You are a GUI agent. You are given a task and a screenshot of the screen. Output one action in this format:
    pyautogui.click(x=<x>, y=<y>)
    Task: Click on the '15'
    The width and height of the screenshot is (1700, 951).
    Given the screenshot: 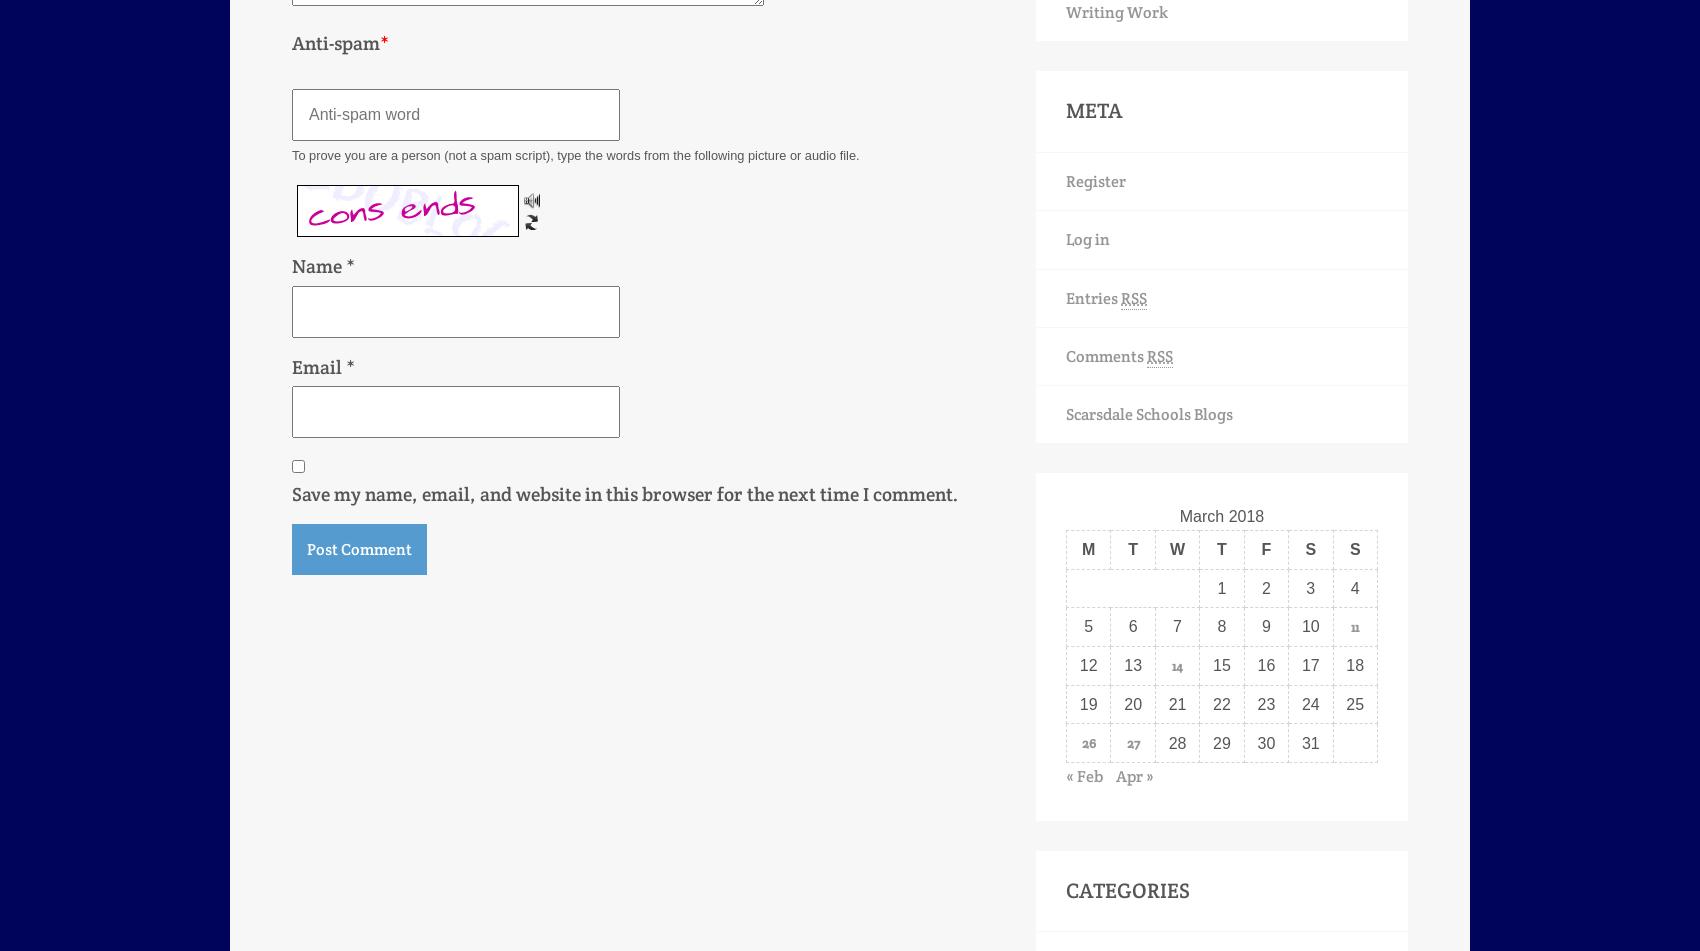 What is the action you would take?
    pyautogui.click(x=1220, y=664)
    